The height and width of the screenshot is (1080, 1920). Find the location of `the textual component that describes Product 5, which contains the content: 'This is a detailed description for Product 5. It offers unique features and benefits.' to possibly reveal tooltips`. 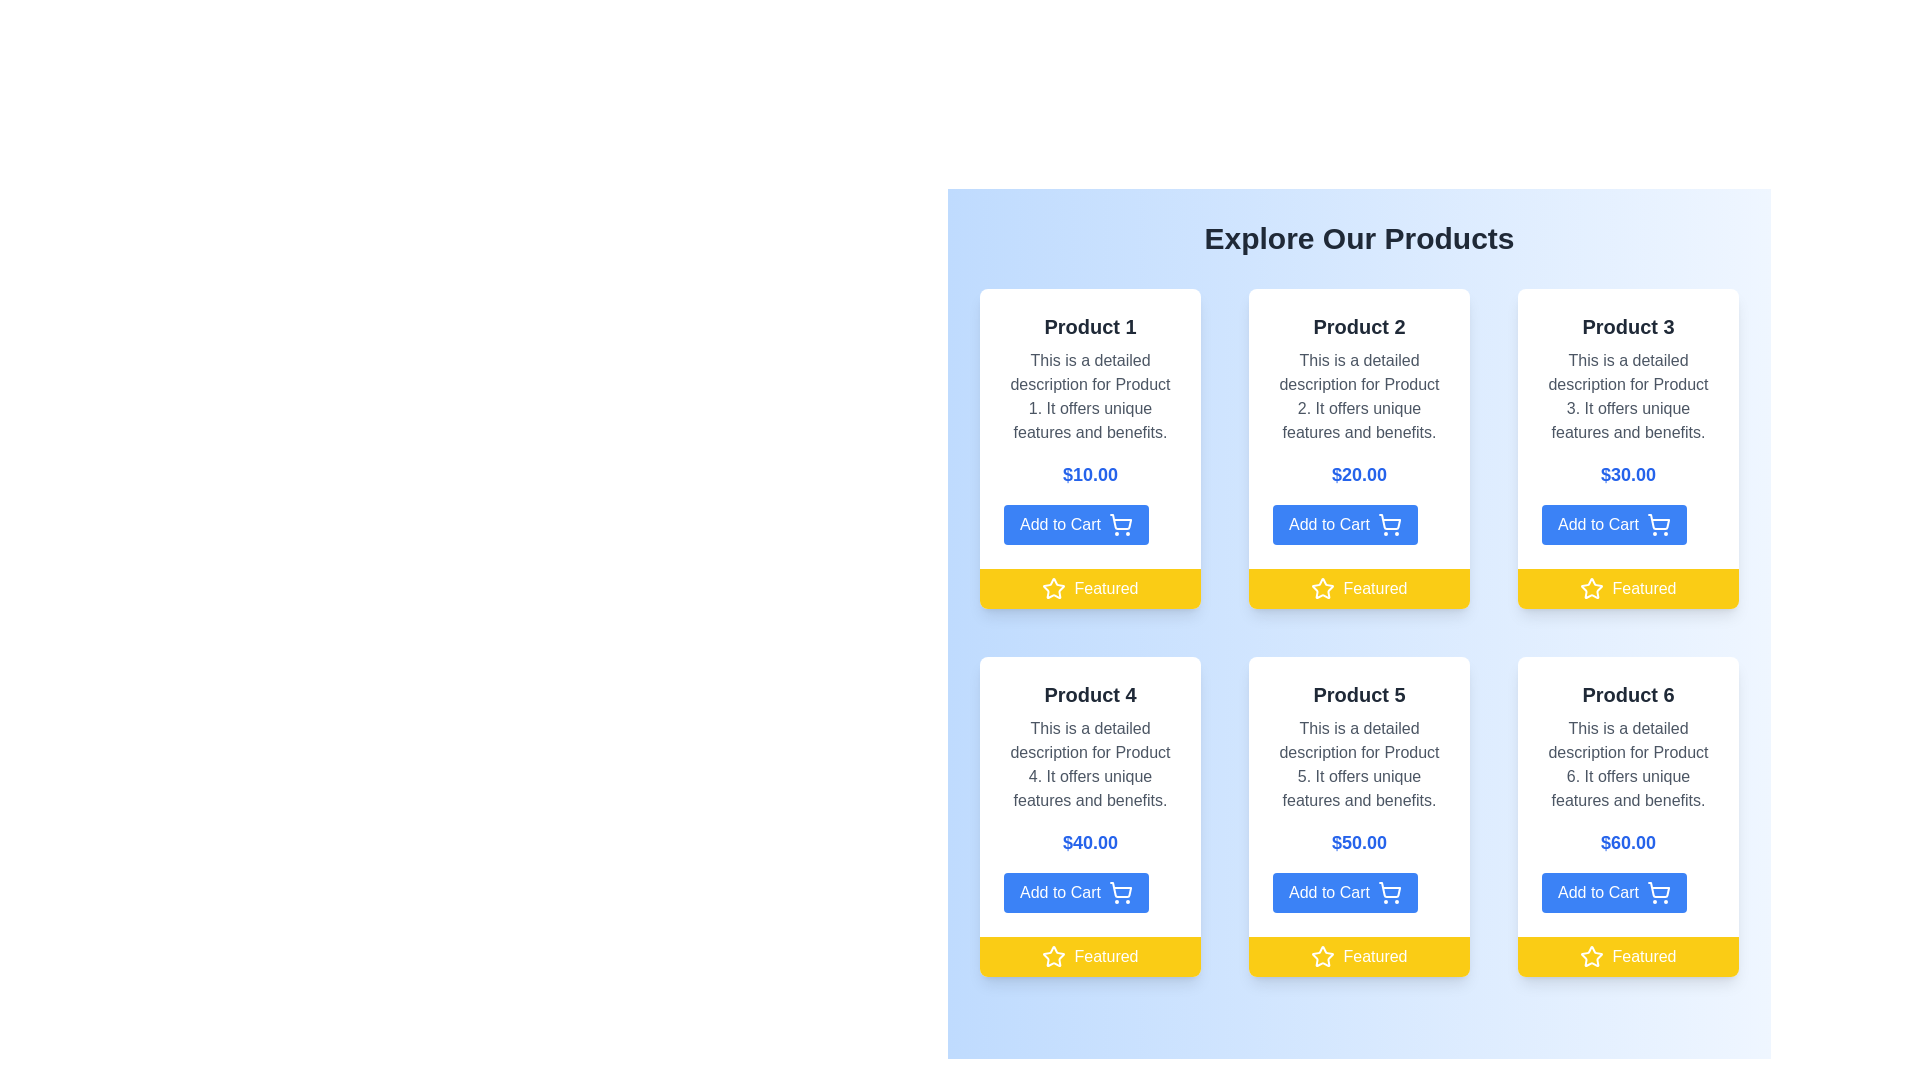

the textual component that describes Product 5, which contains the content: 'This is a detailed description for Product 5. It offers unique features and benefits.' to possibly reveal tooltips is located at coordinates (1359, 764).